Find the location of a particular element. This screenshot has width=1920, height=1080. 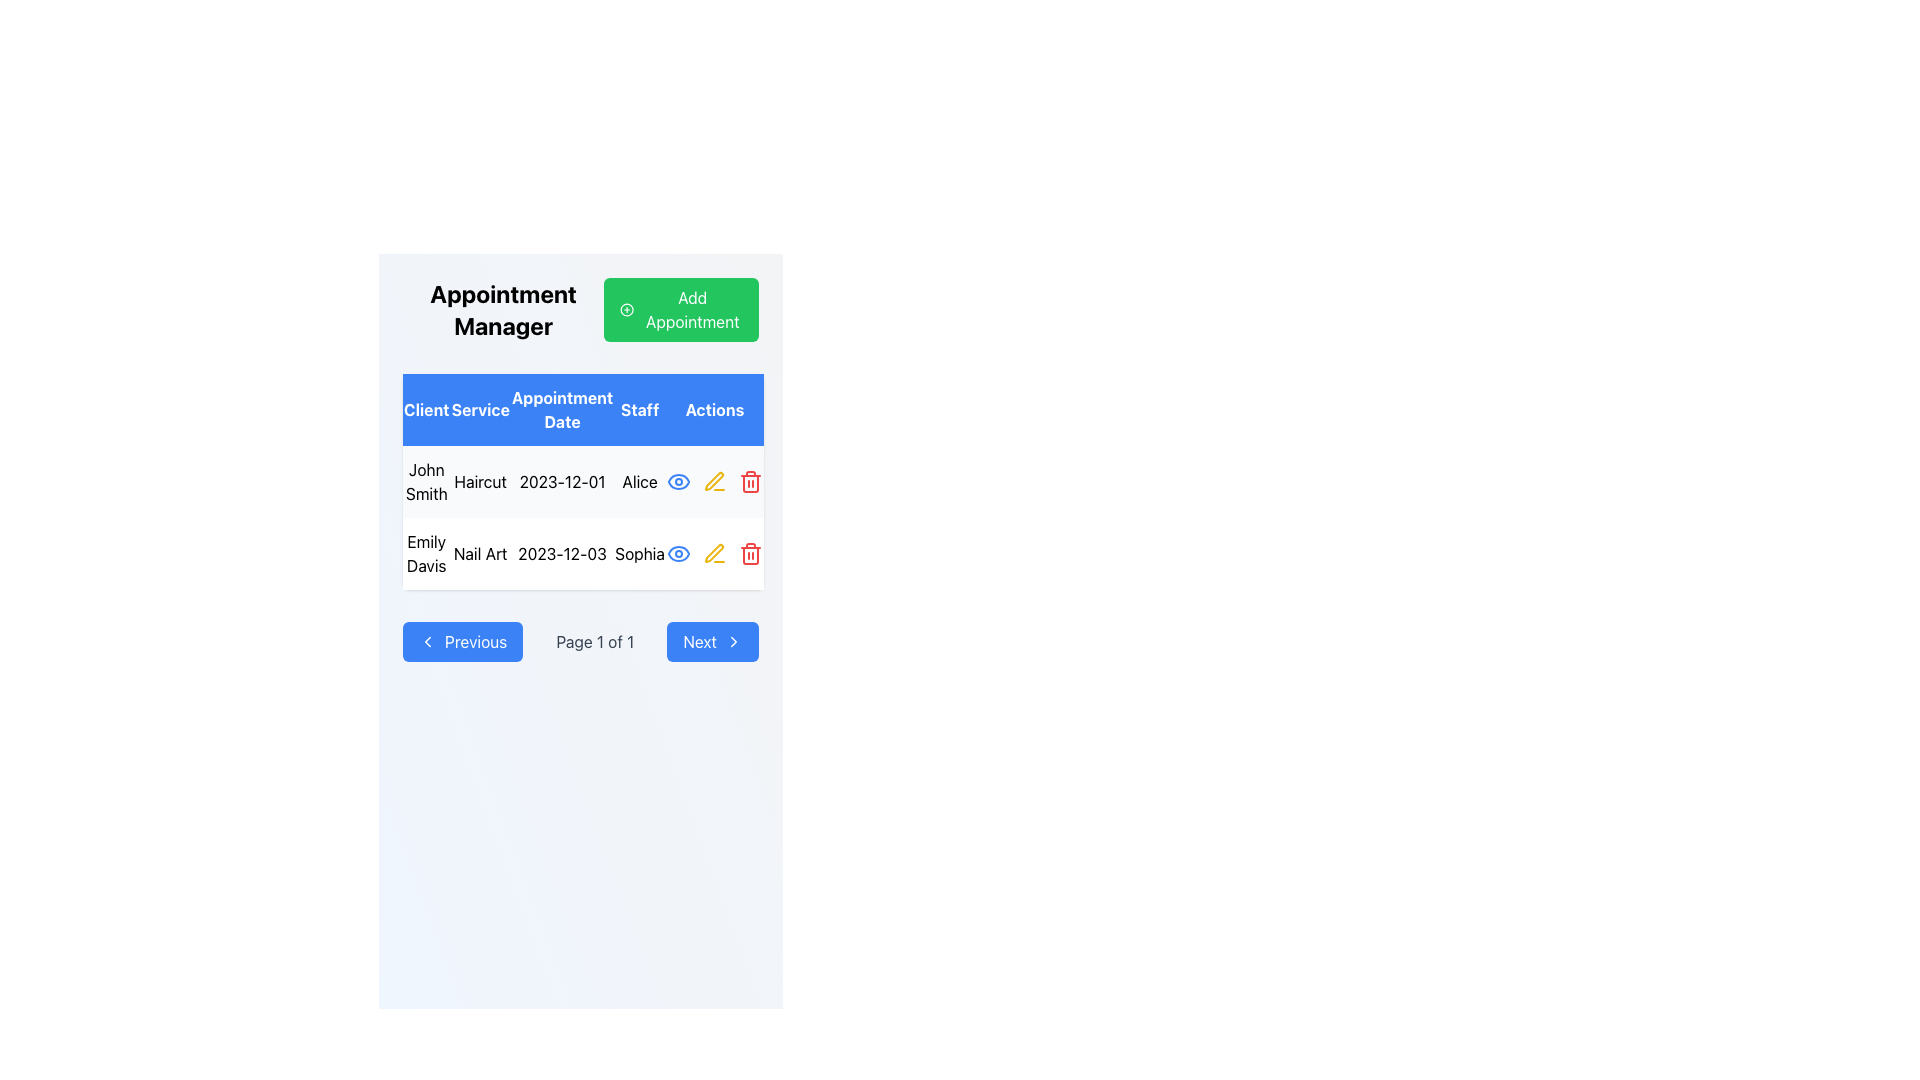

the delete icon button located as the third icon in the 'Actions' column of the second row in the table is located at coordinates (749, 554).